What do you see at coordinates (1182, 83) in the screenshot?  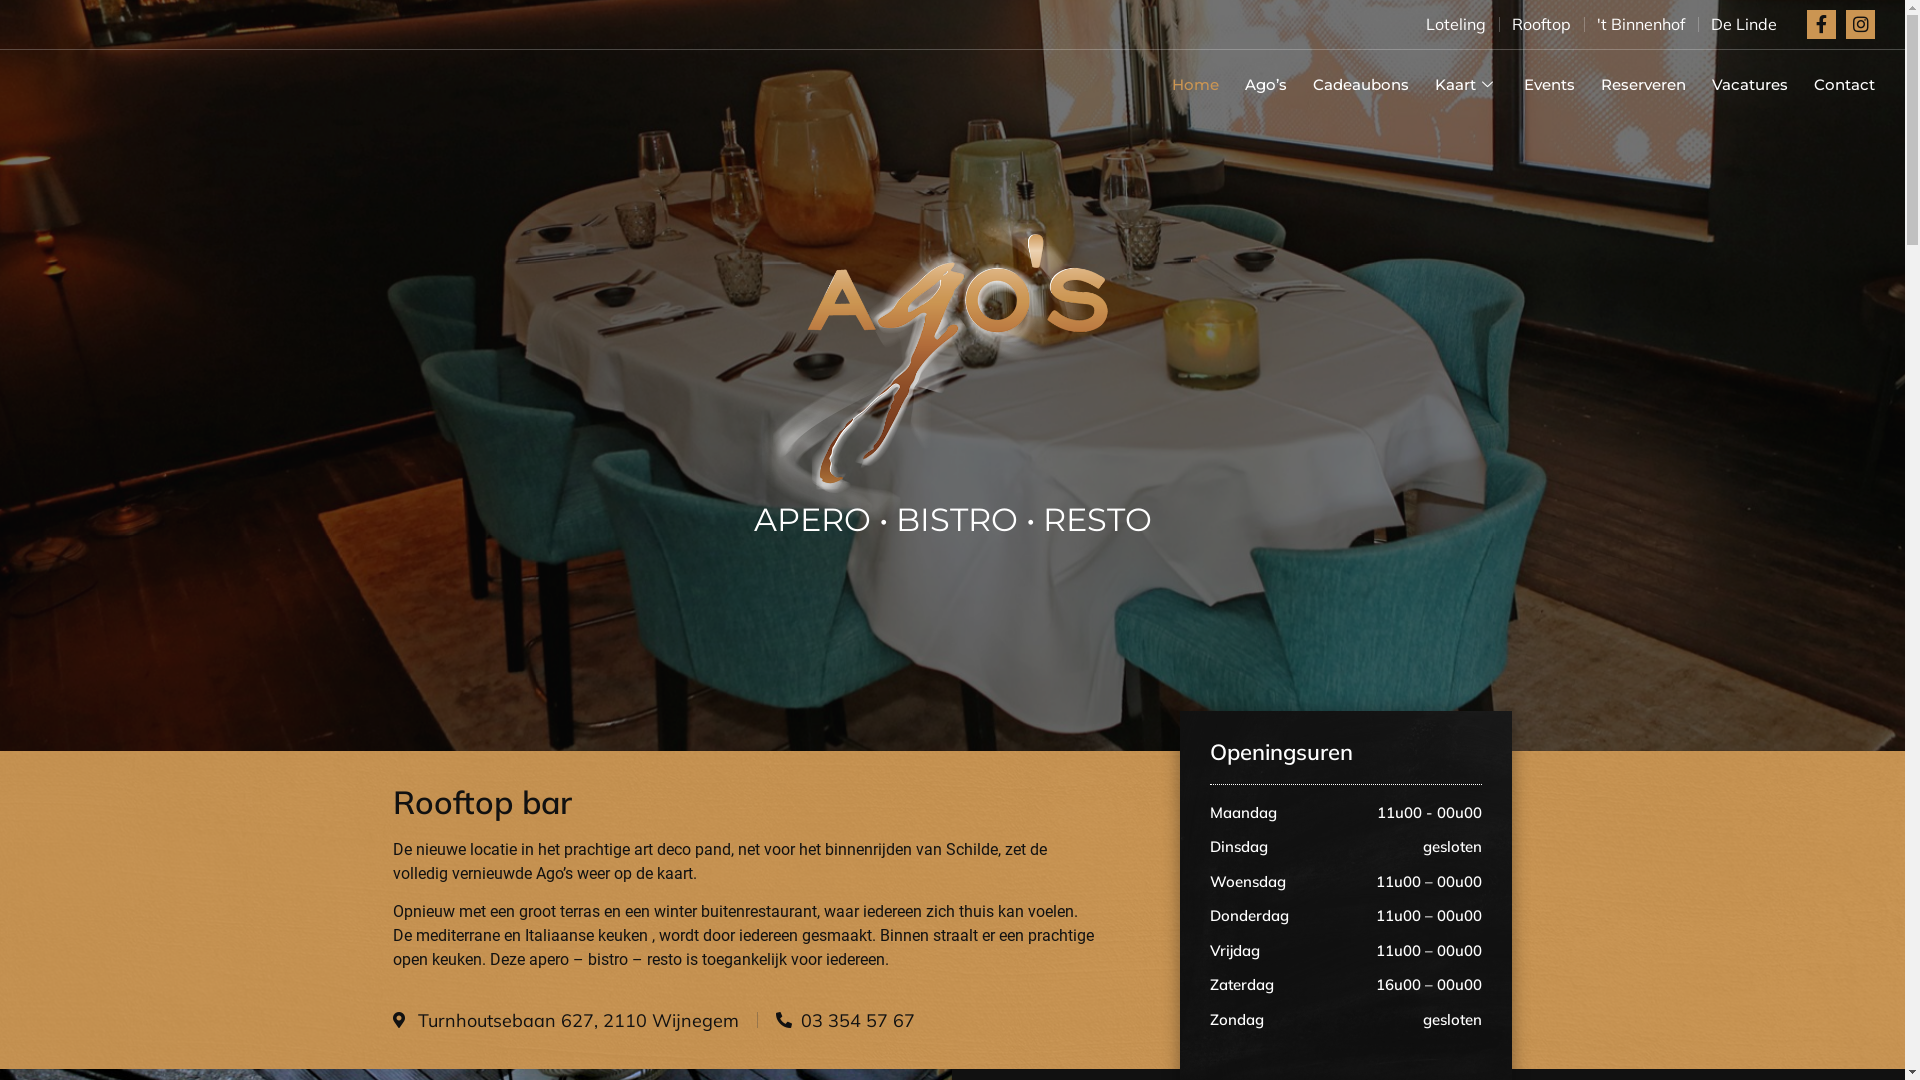 I see `'Home'` at bounding box center [1182, 83].